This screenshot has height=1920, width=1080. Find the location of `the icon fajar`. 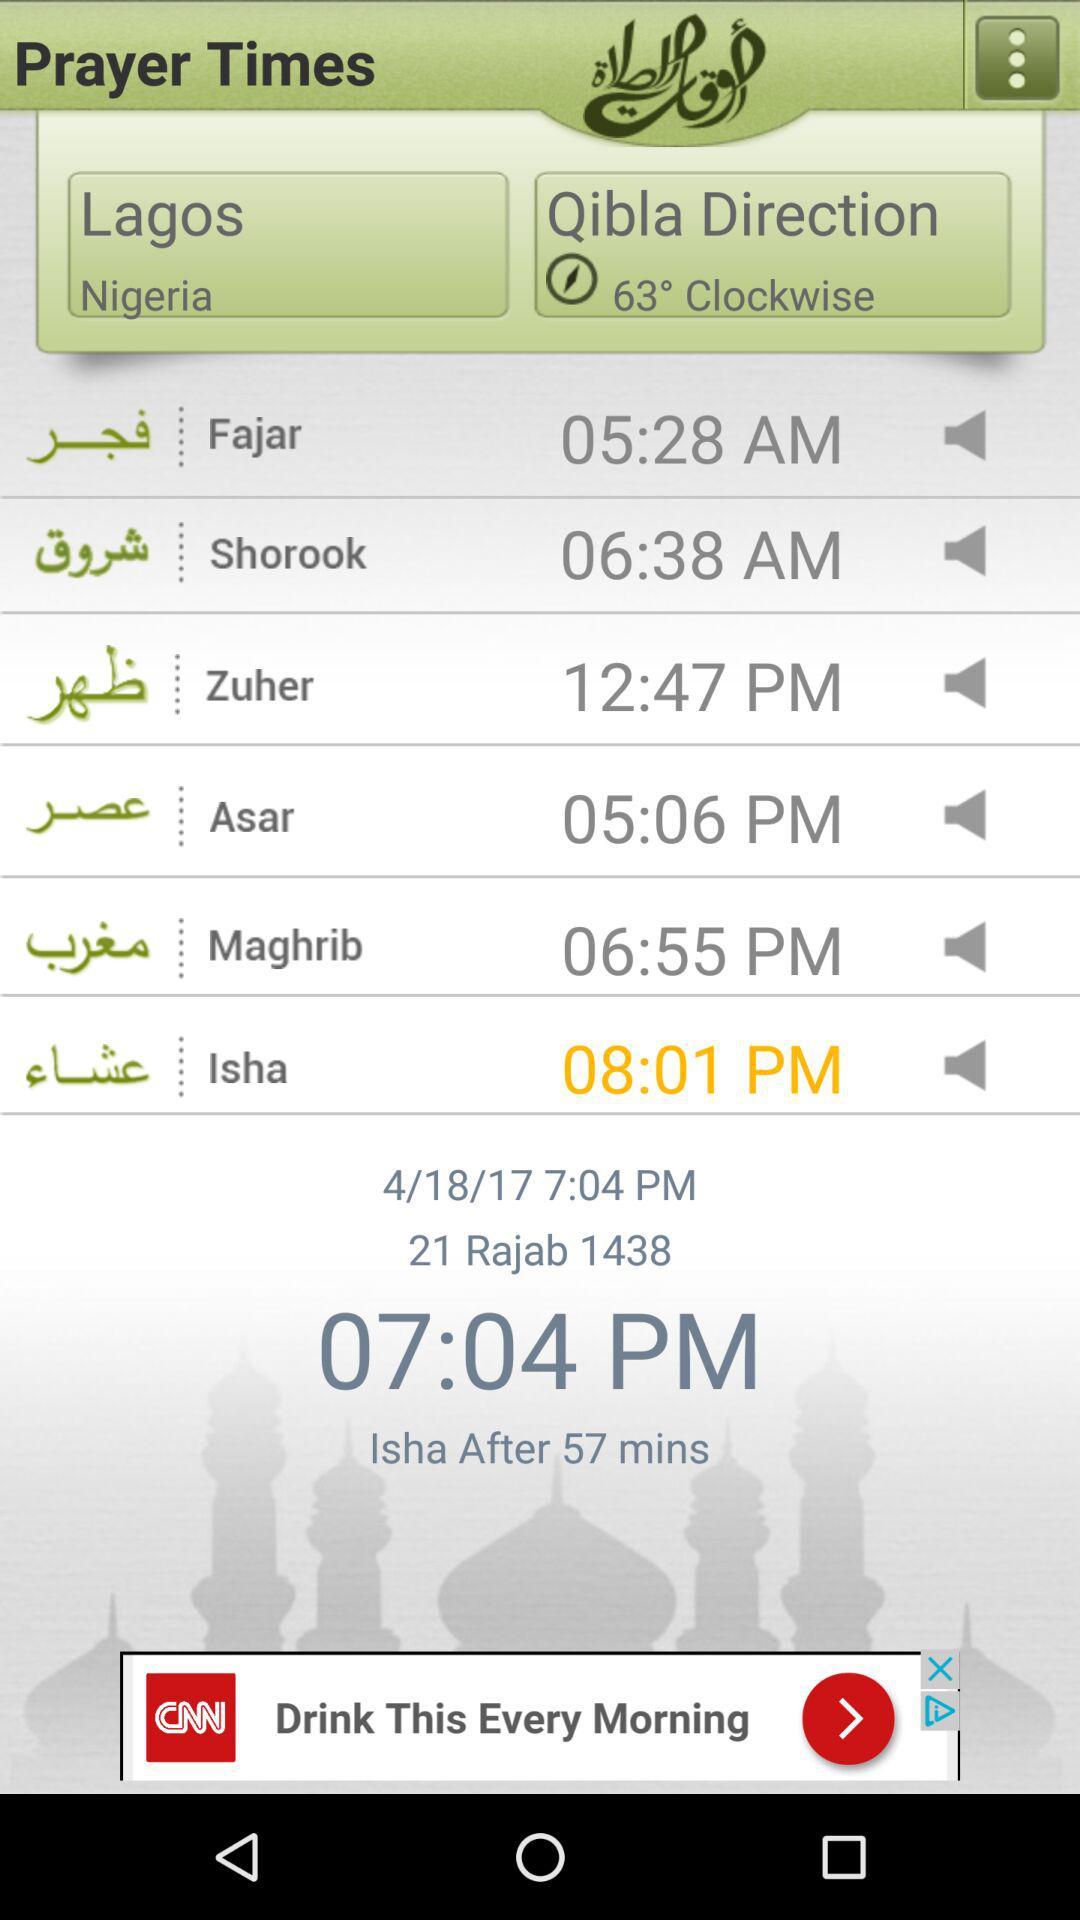

the icon fajar is located at coordinates (255, 436).